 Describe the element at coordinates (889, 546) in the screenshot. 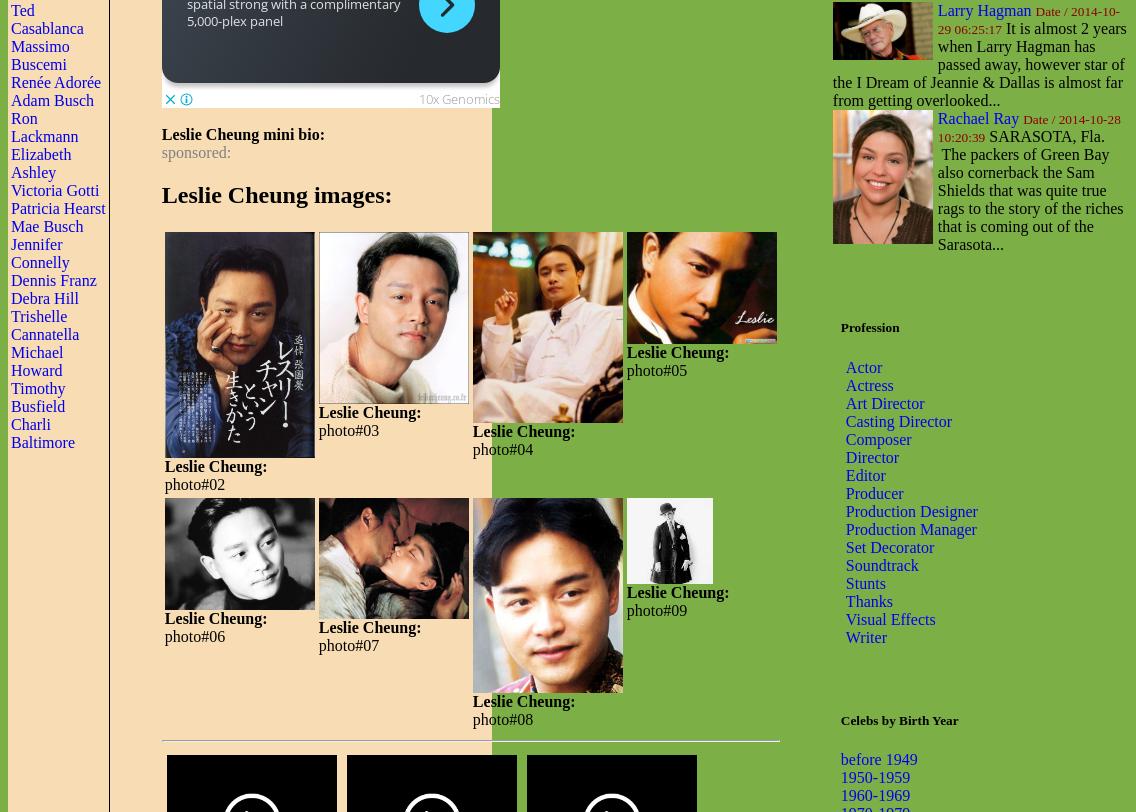

I see `'Set Decorator'` at that location.